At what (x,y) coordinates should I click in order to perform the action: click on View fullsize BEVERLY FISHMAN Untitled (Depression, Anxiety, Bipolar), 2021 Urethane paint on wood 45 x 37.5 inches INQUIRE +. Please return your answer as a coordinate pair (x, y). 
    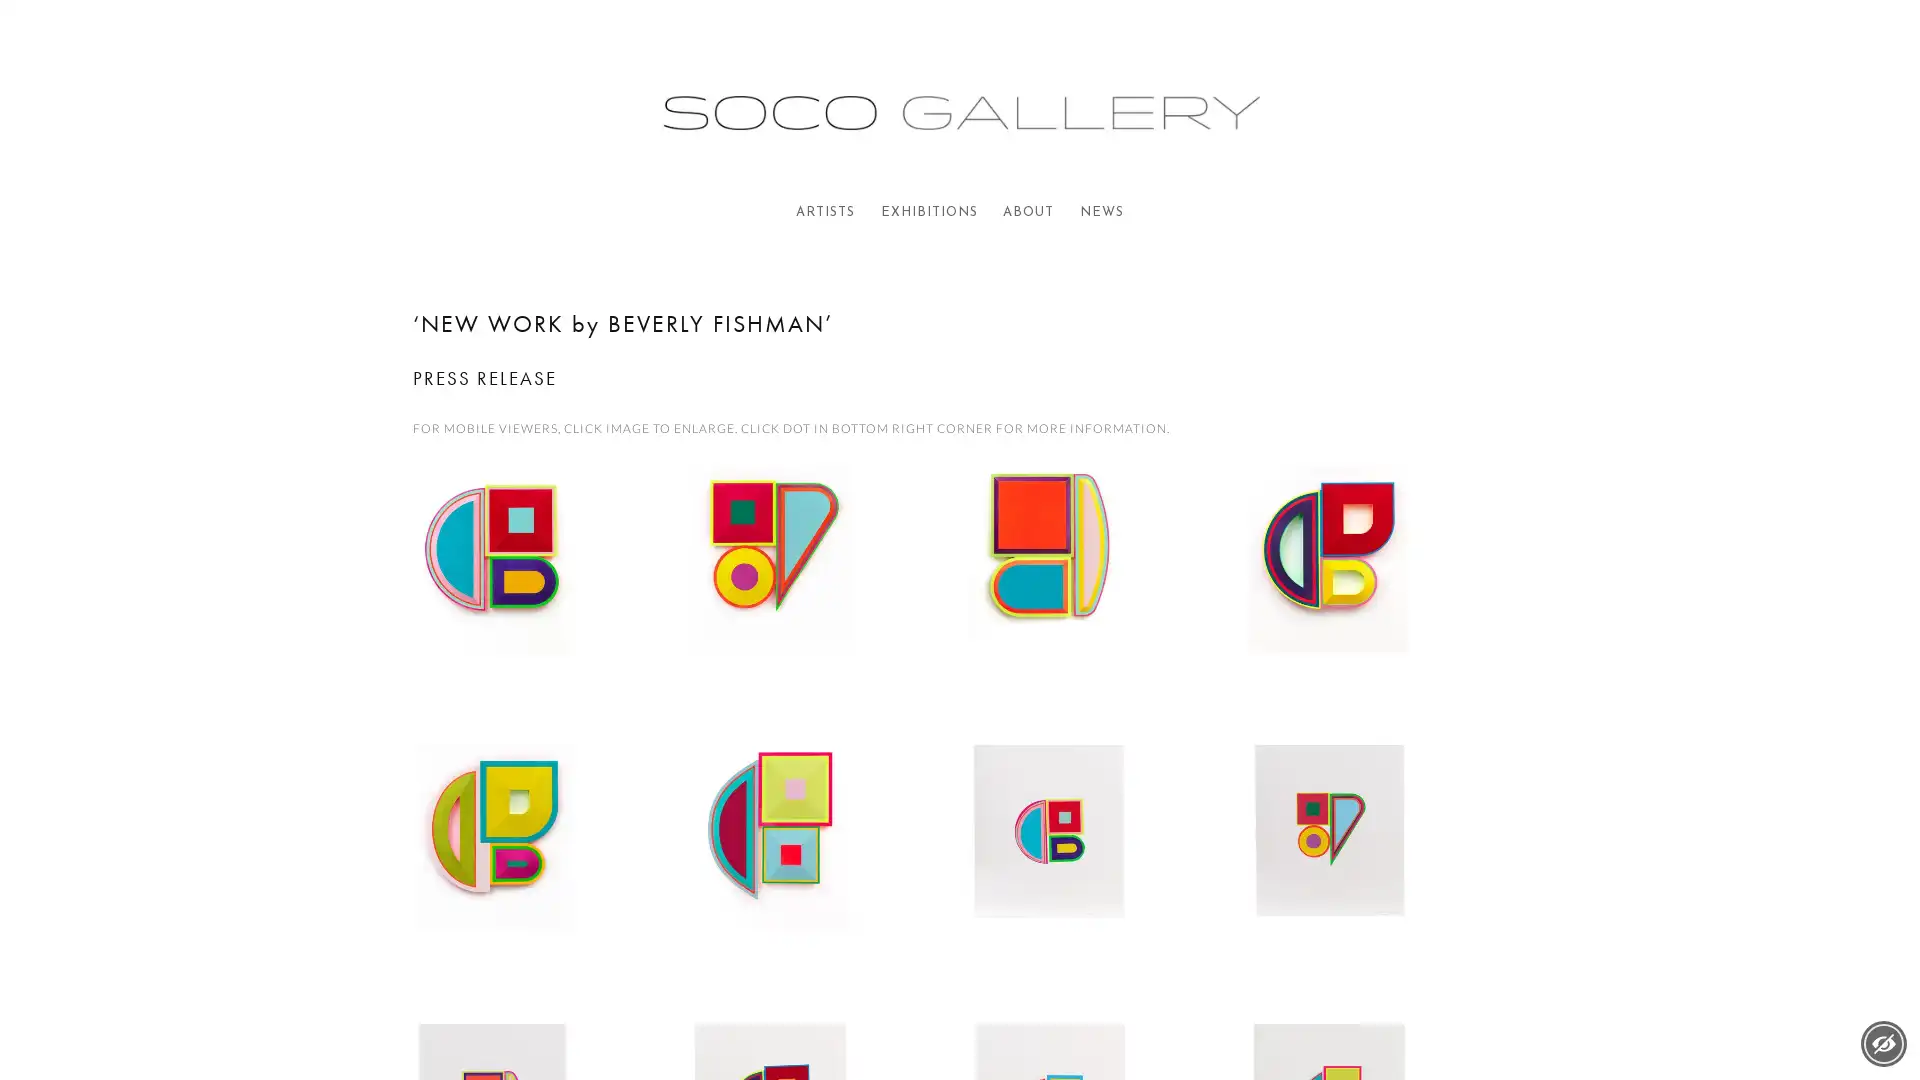
    Looking at the image, I should click on (1098, 593).